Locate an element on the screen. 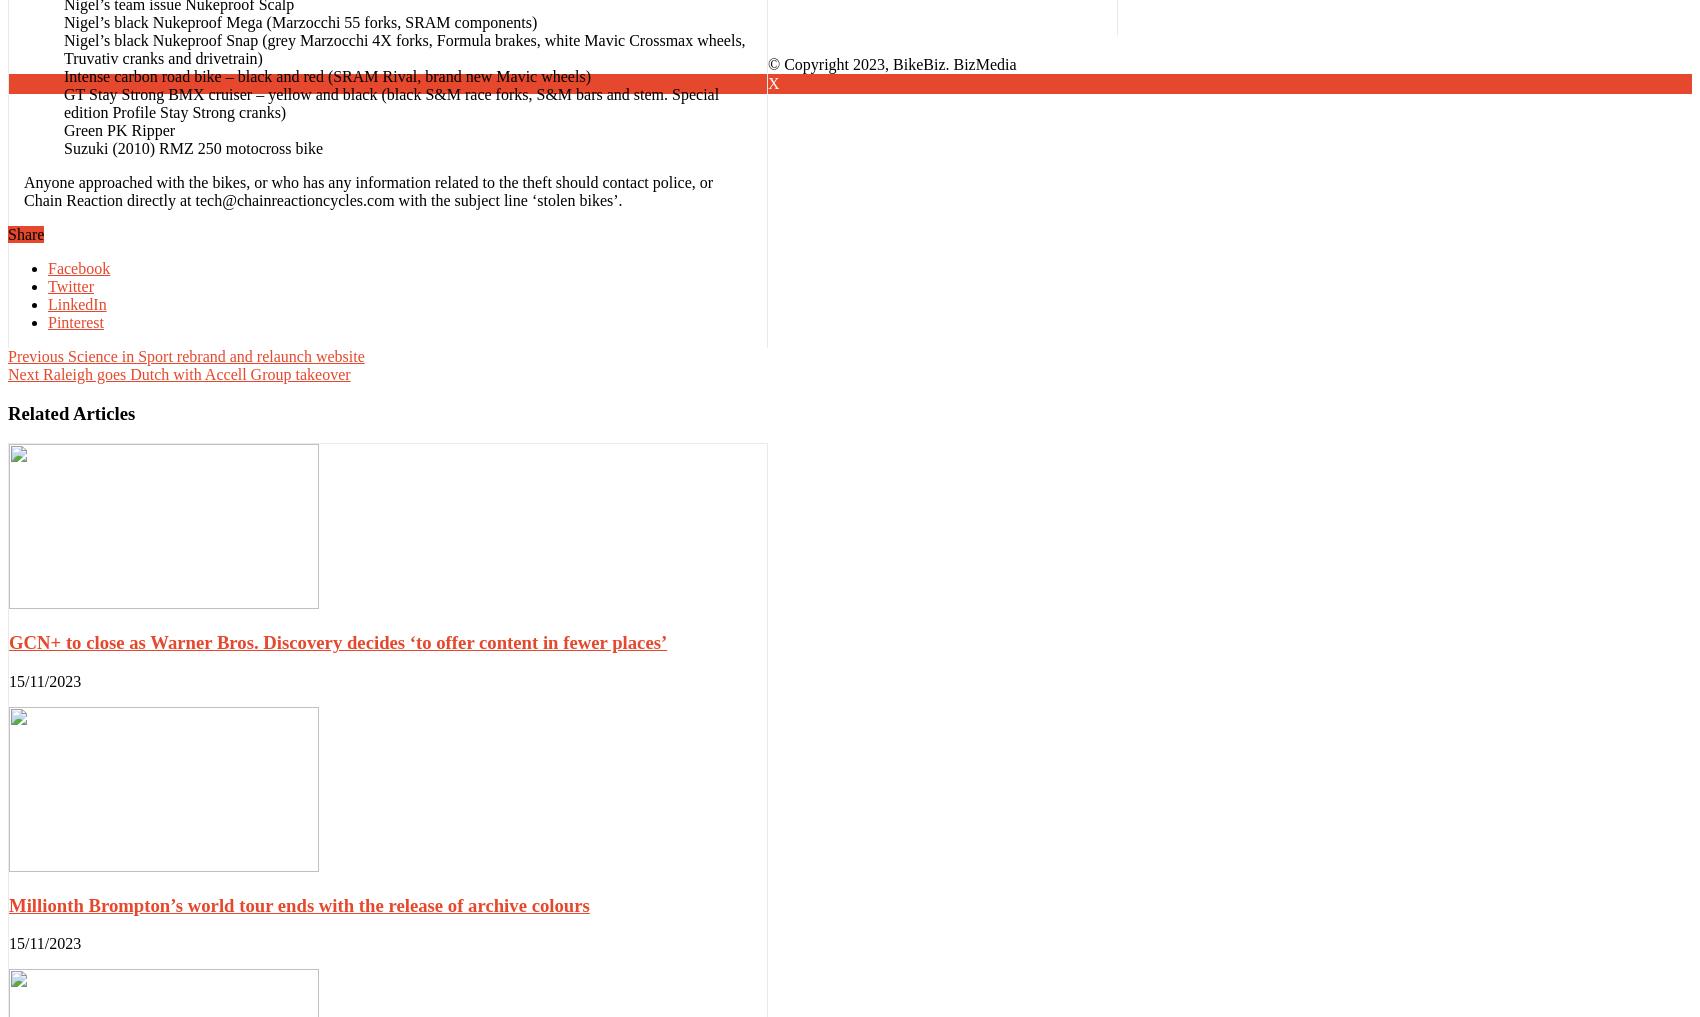  'Pinterest' is located at coordinates (47, 321).